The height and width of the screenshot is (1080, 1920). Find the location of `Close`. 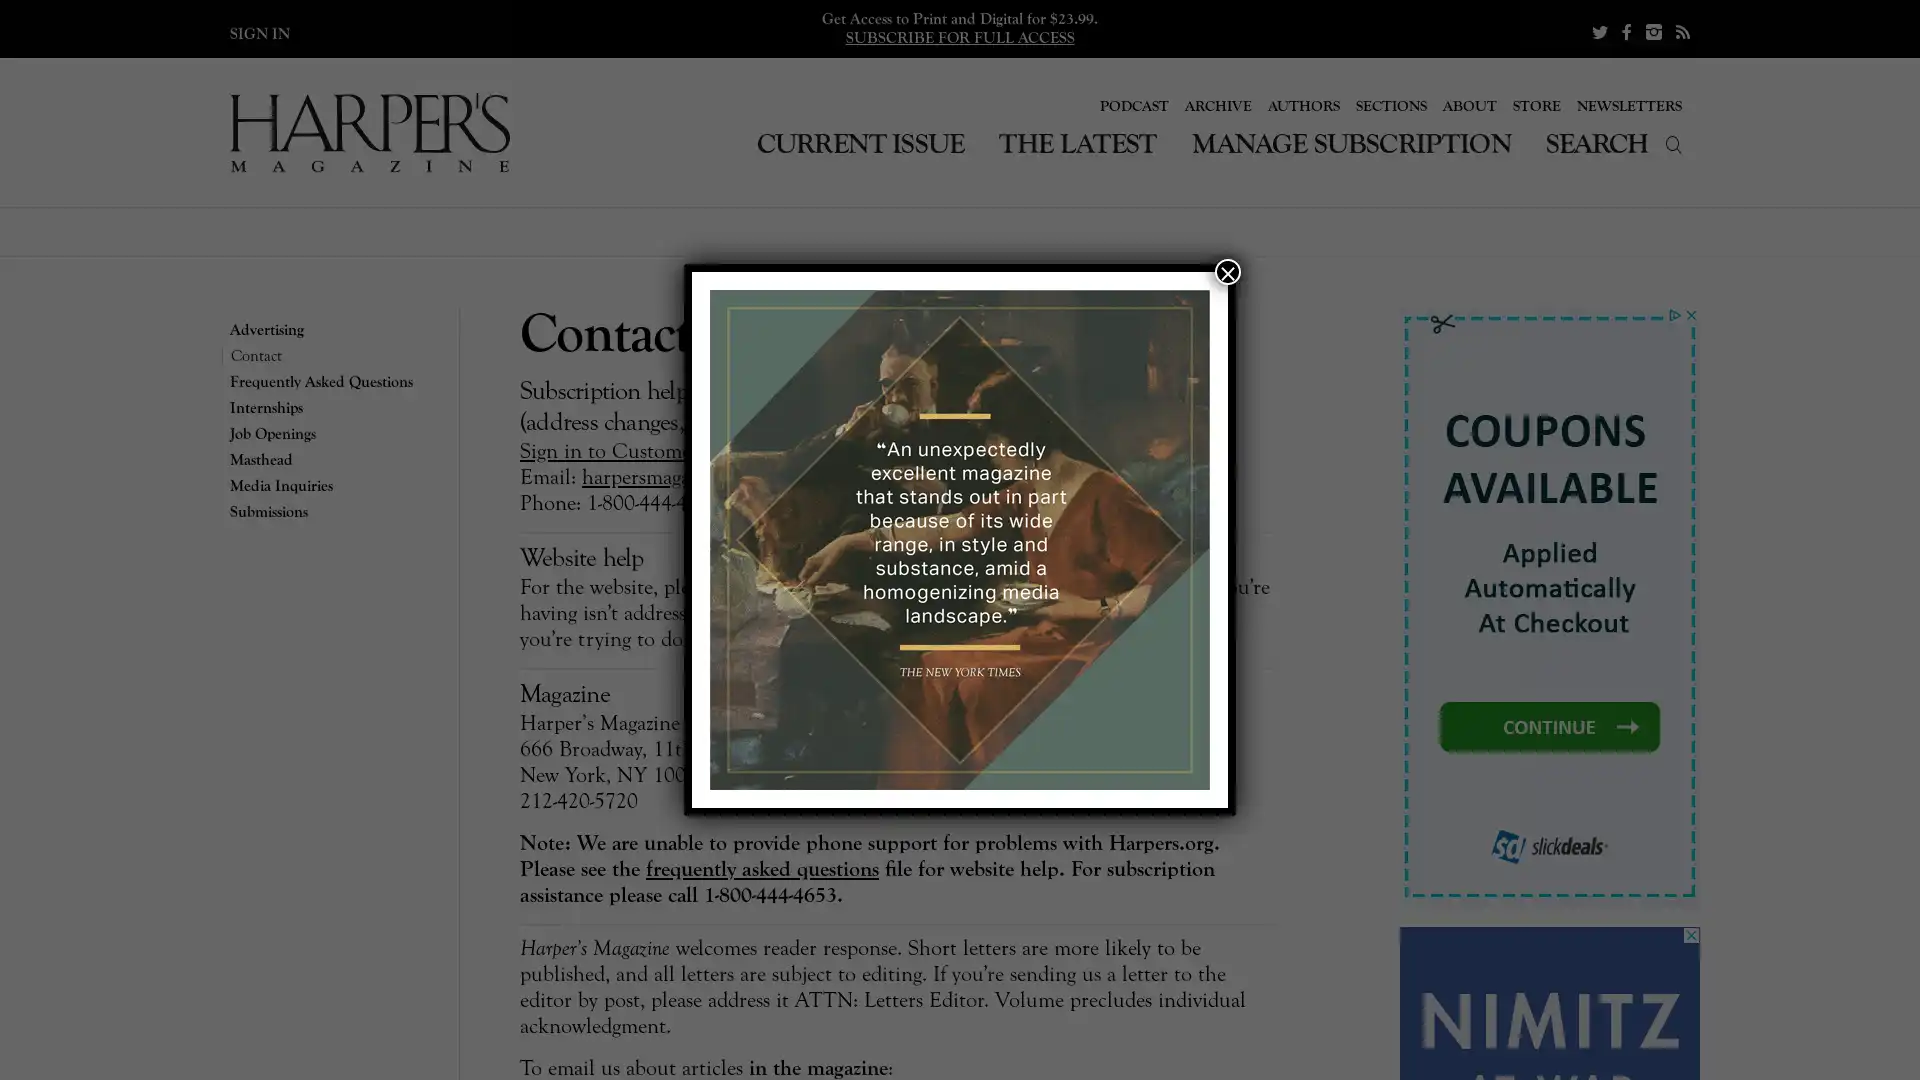

Close is located at coordinates (1227, 272).